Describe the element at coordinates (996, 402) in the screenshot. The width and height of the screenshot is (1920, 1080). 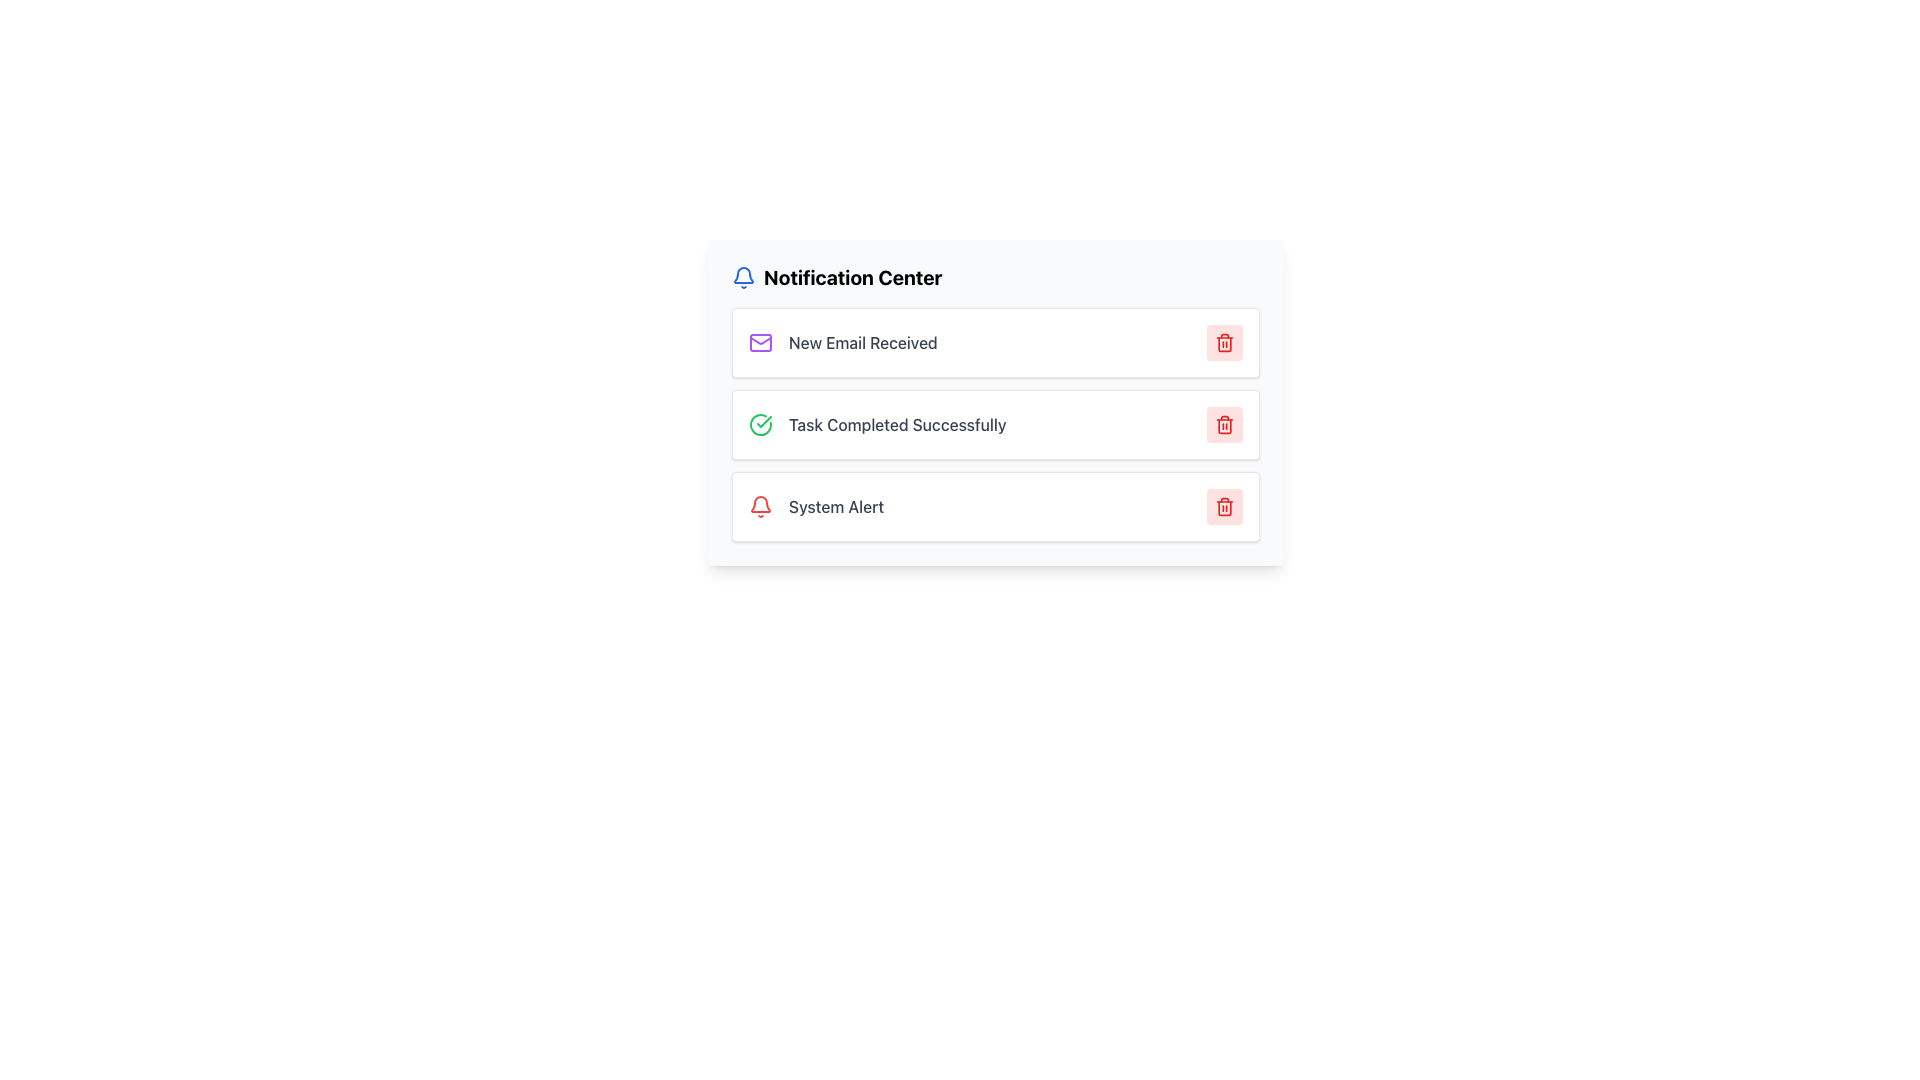
I see `the second notification rectangle in the Notification Center that indicates the completion of a task` at that location.